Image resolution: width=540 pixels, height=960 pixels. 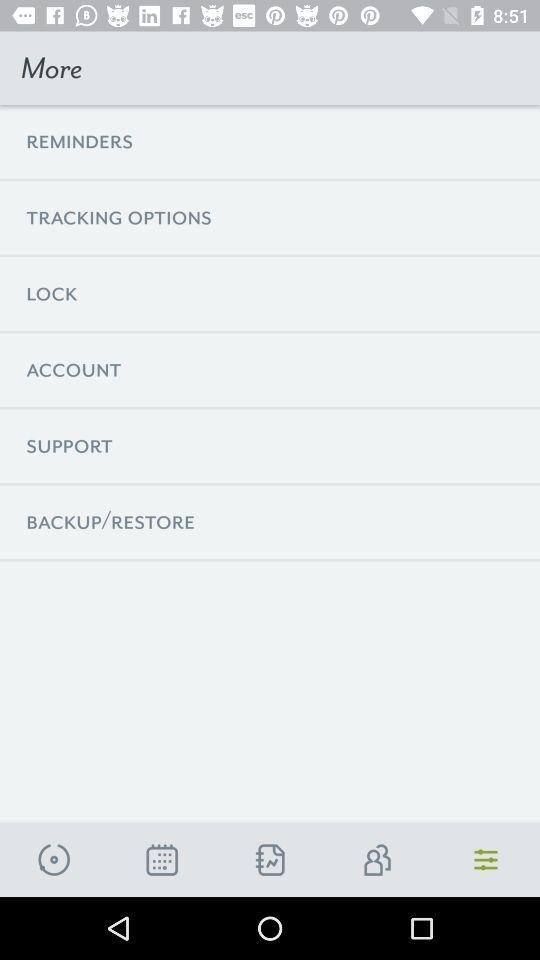 What do you see at coordinates (378, 859) in the screenshot?
I see `account` at bounding box center [378, 859].